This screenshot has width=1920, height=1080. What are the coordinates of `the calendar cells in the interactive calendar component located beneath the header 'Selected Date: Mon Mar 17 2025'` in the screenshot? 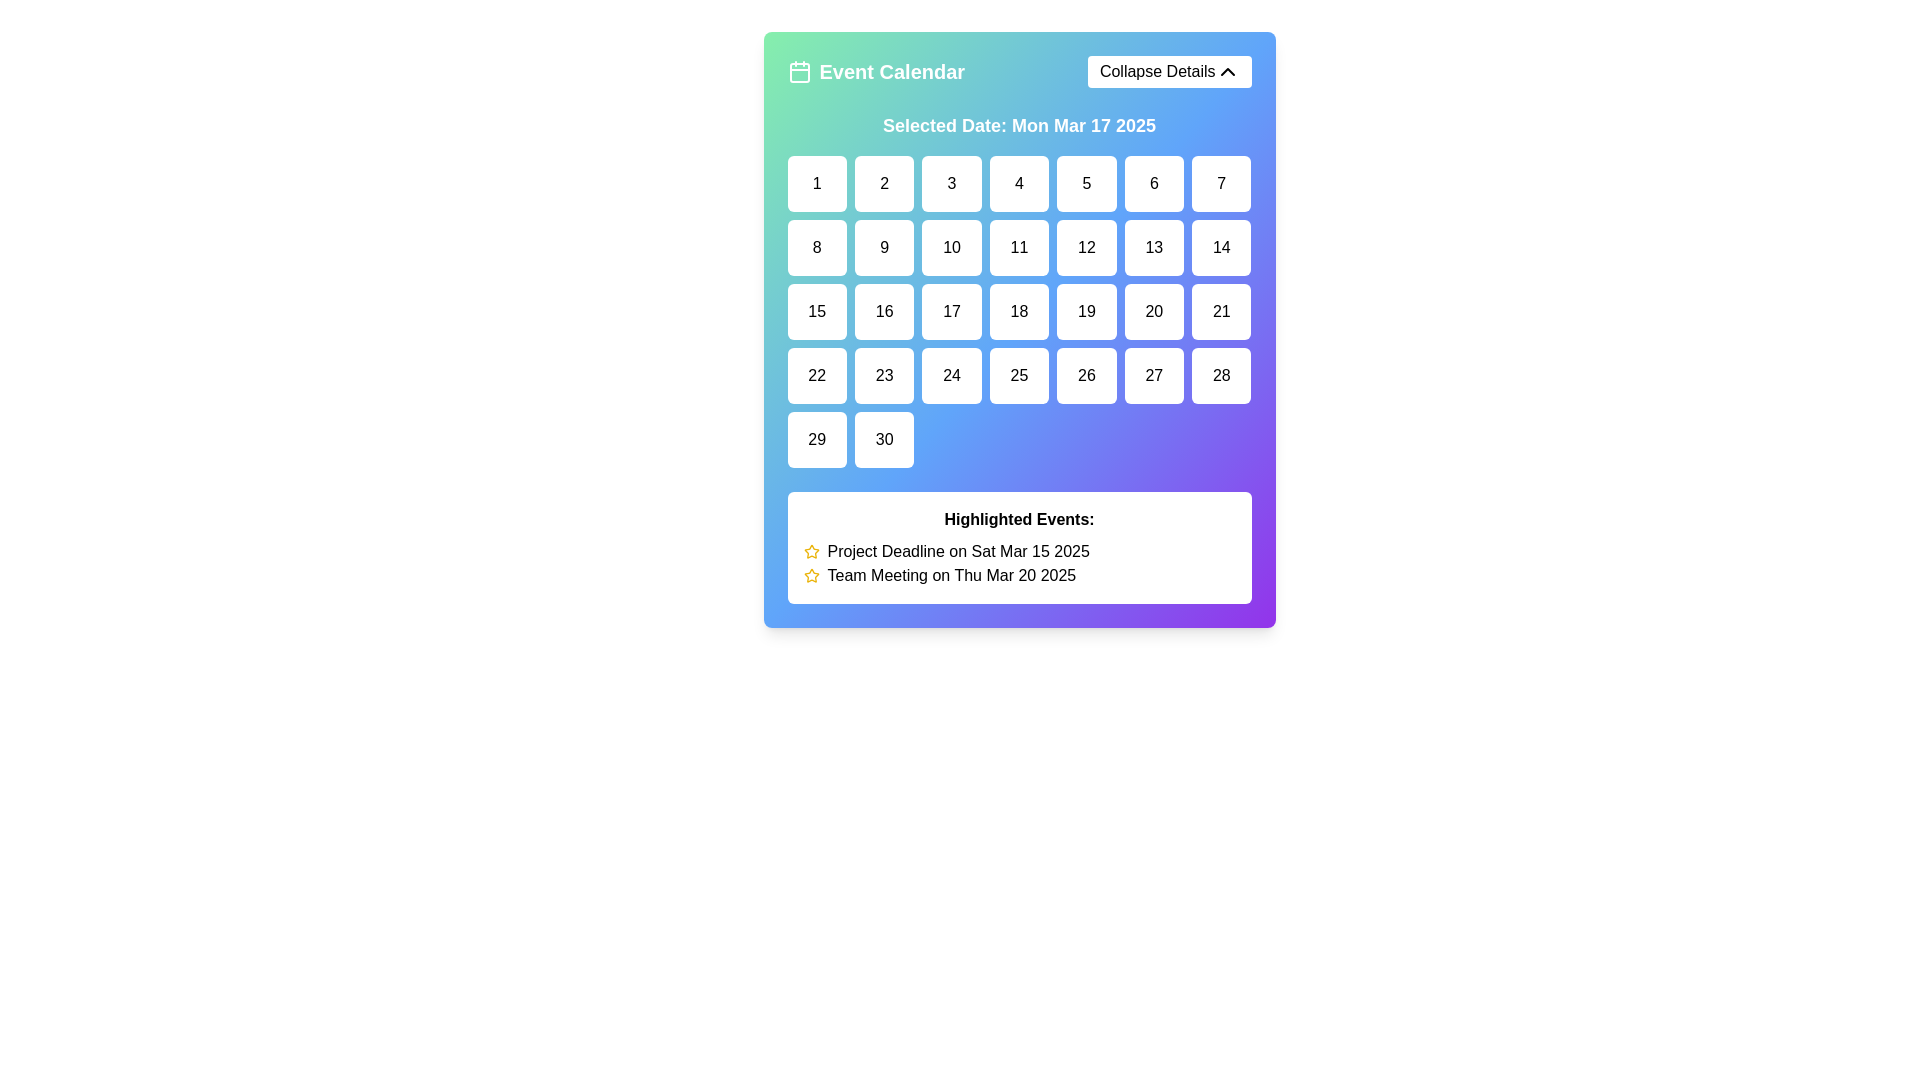 It's located at (1019, 357).